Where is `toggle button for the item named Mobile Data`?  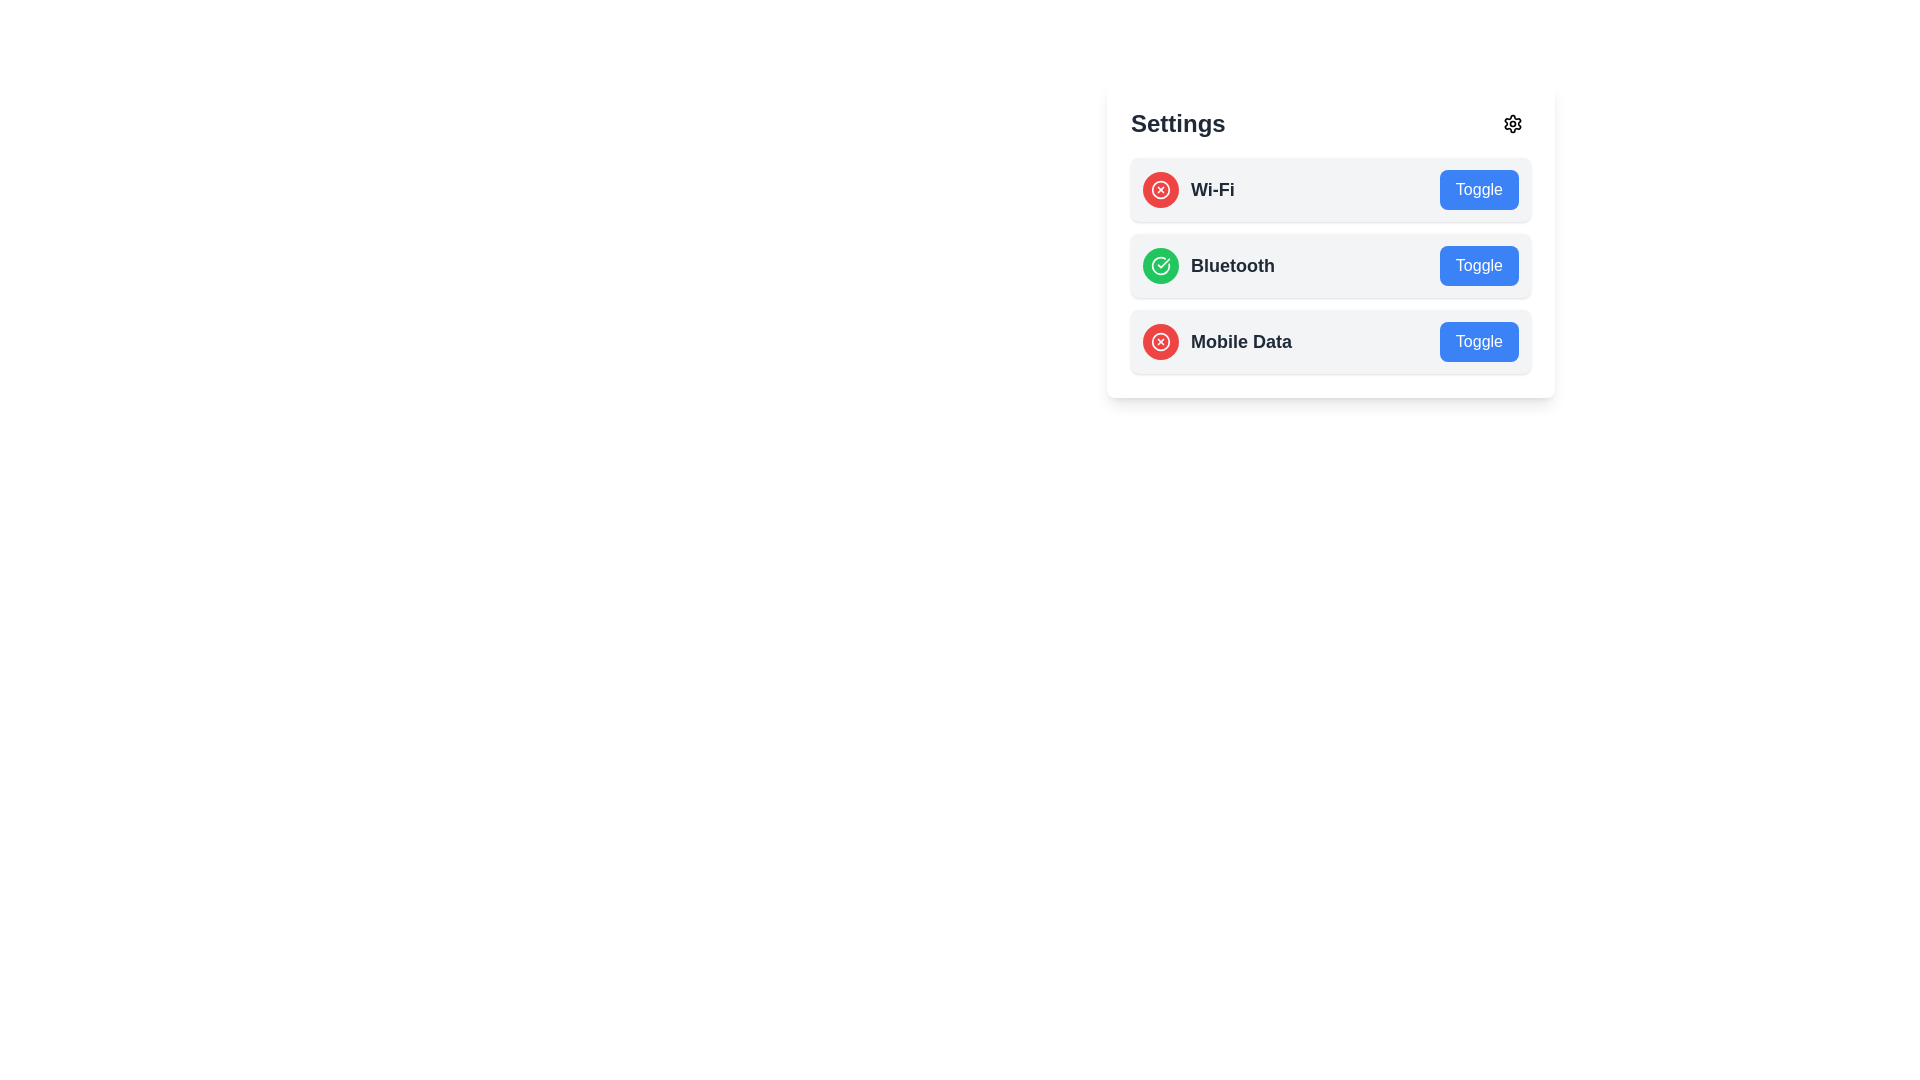
toggle button for the item named Mobile Data is located at coordinates (1479, 341).